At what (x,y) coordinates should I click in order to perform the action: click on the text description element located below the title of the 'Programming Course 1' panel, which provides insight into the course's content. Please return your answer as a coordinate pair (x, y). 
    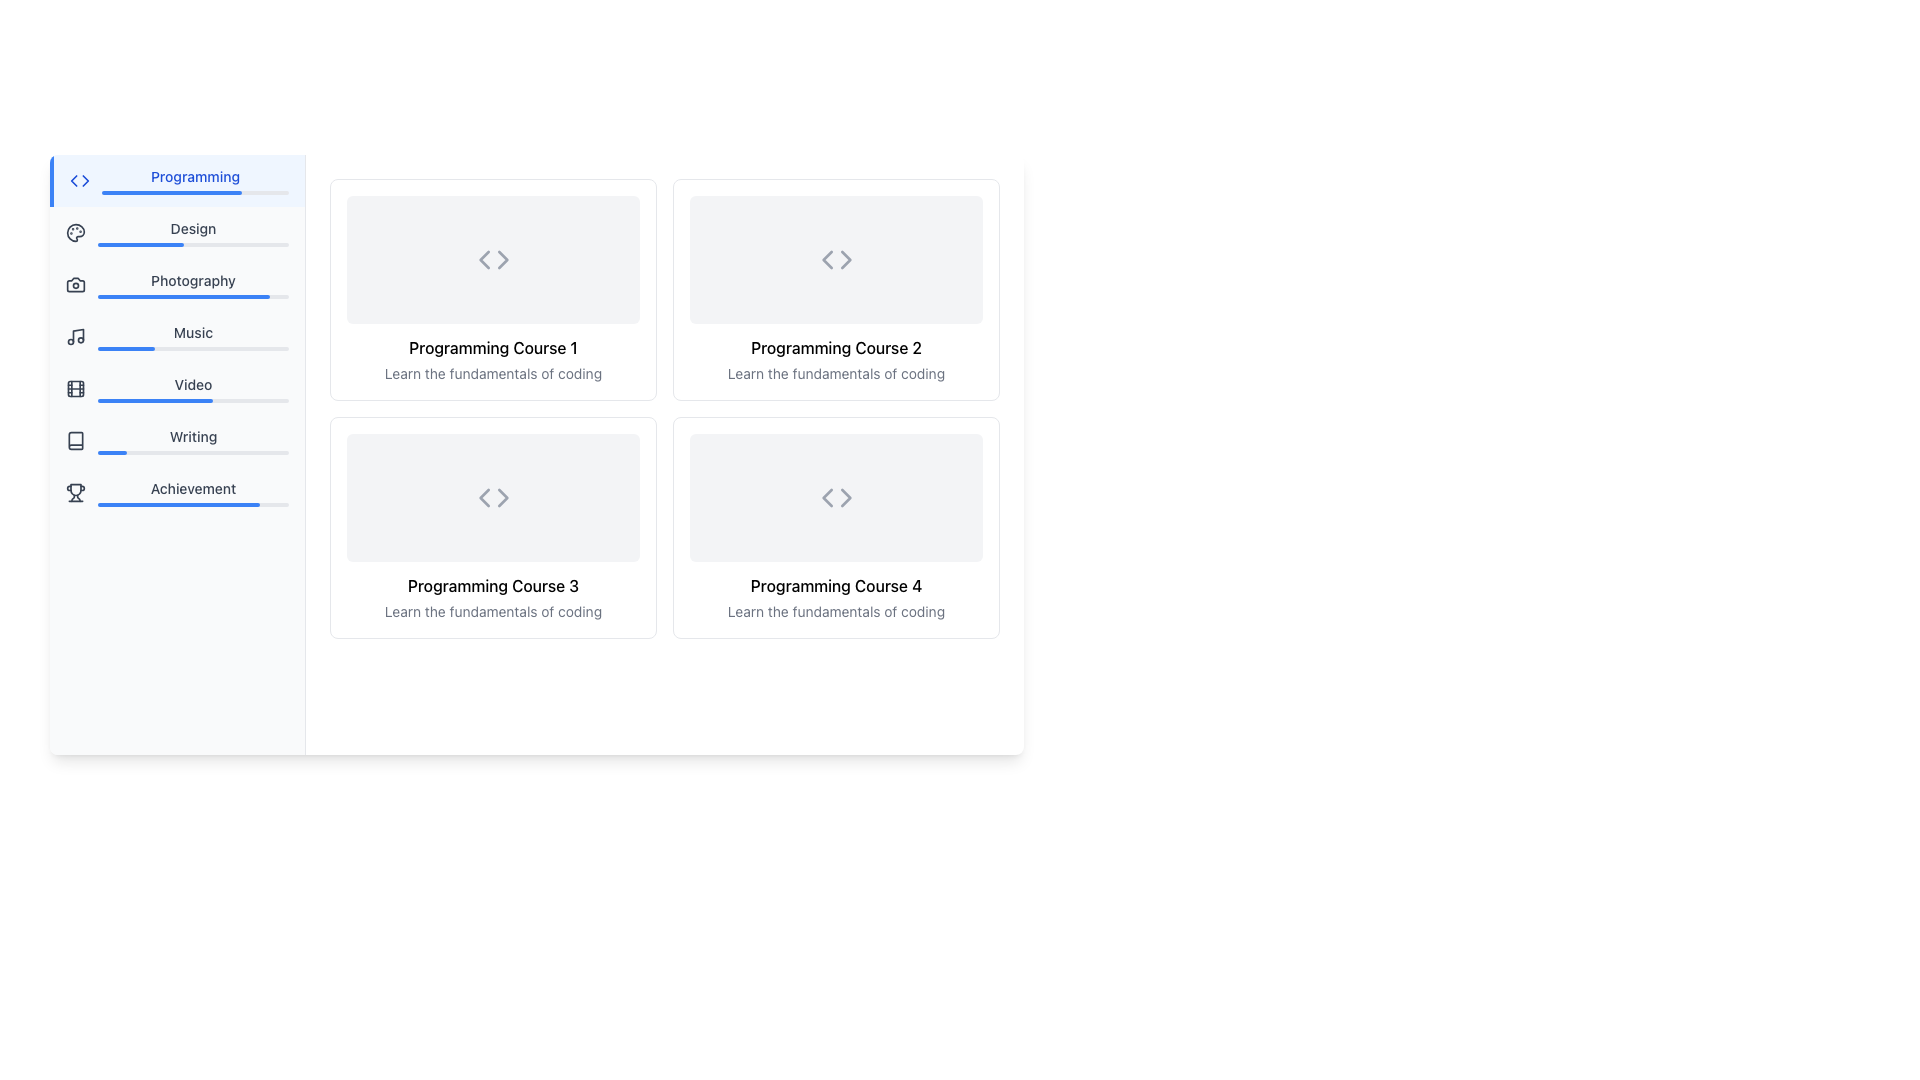
    Looking at the image, I should click on (493, 374).